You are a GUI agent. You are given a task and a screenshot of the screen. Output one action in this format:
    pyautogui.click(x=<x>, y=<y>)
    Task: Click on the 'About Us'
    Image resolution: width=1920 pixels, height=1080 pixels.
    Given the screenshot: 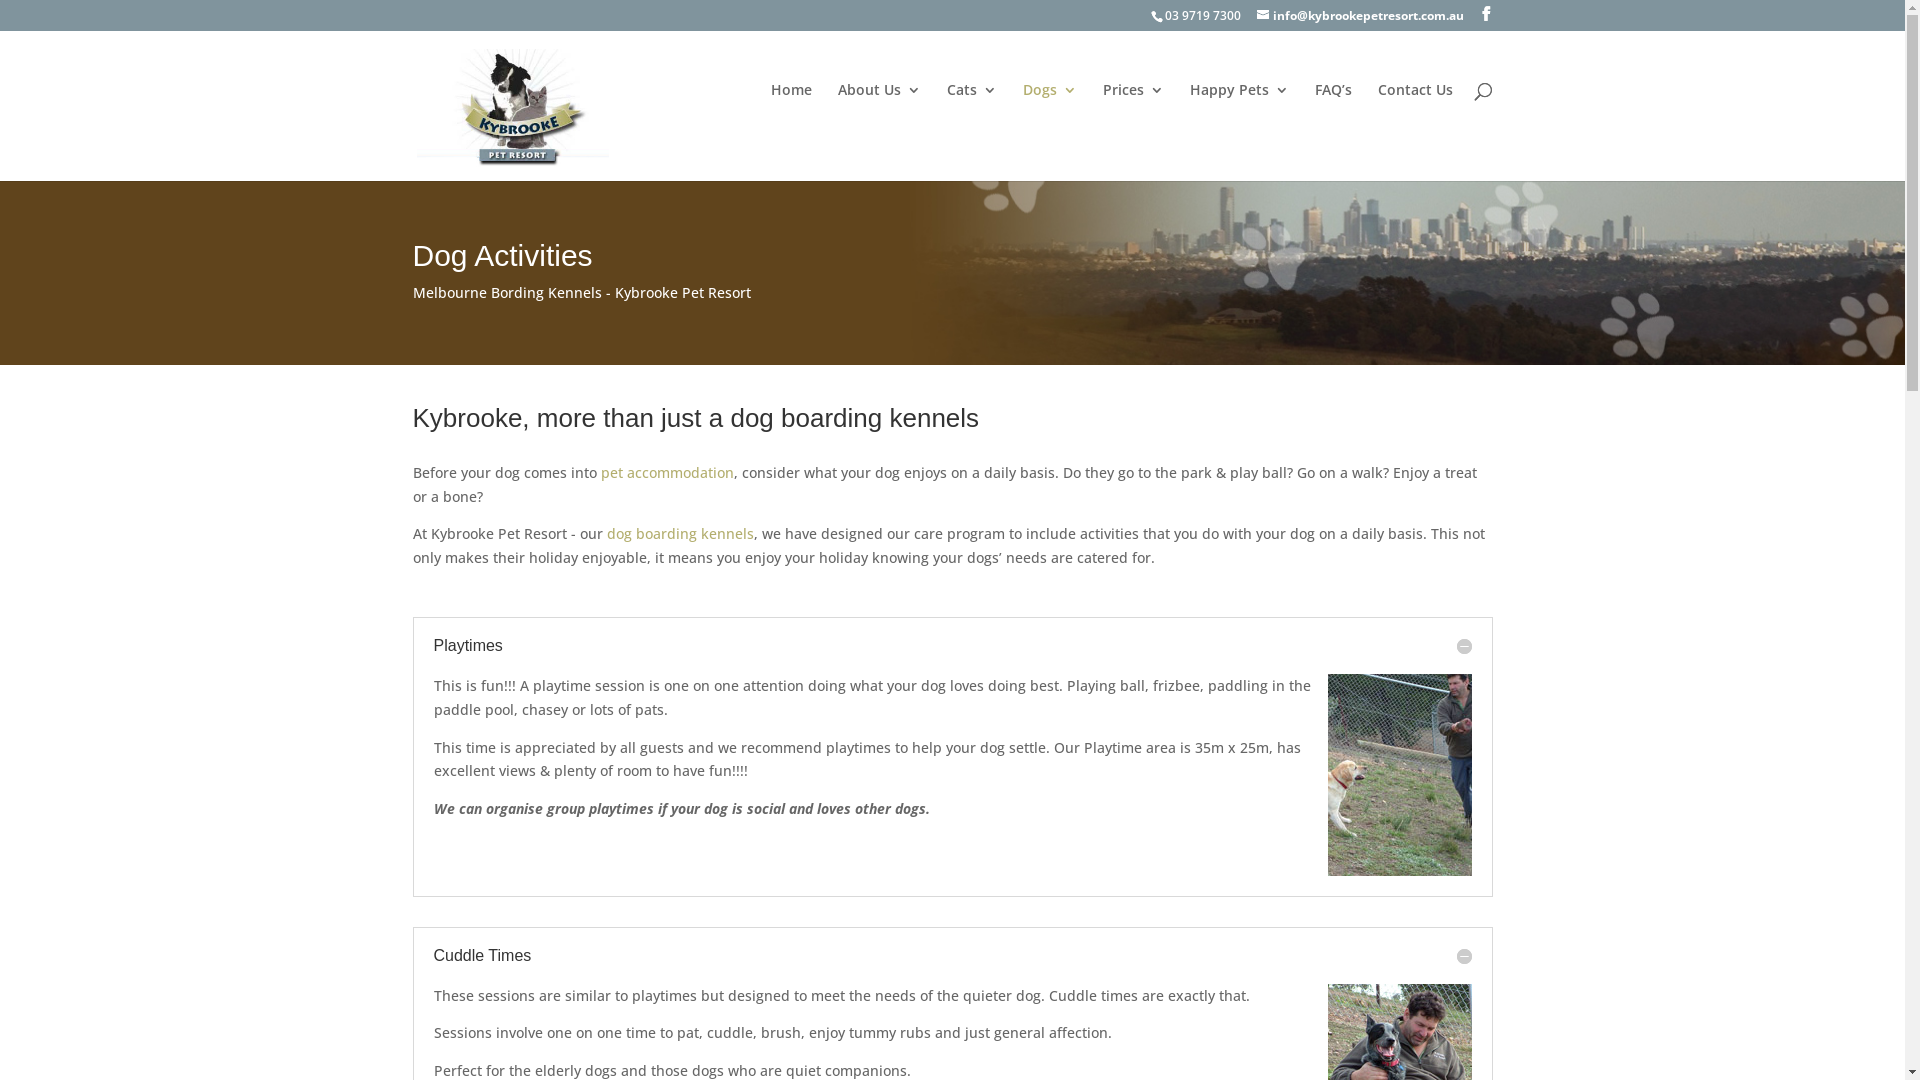 What is the action you would take?
    pyautogui.click(x=838, y=115)
    